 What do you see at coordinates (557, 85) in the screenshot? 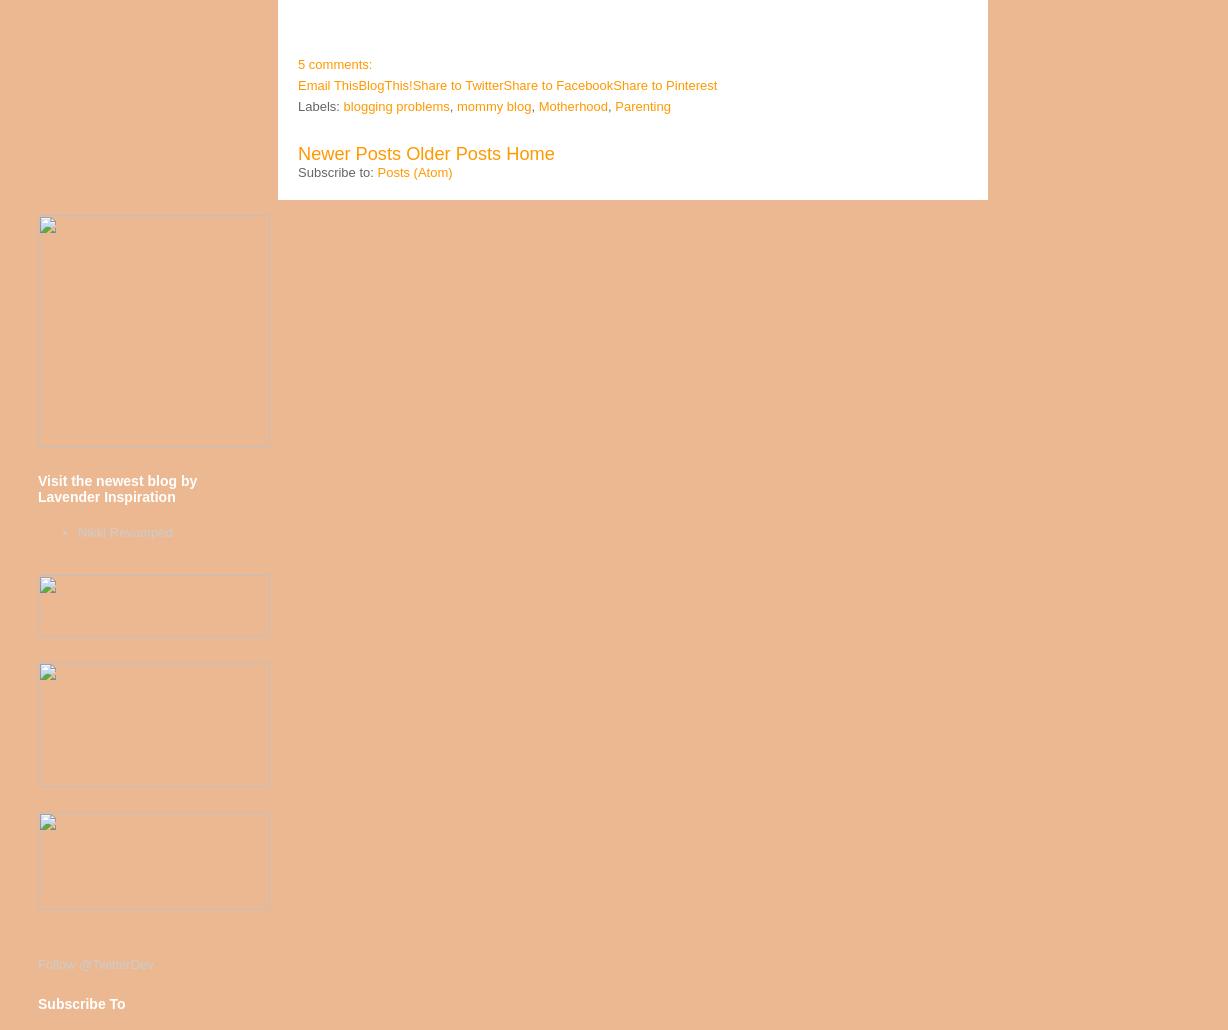
I see `'Share to Facebook'` at bounding box center [557, 85].